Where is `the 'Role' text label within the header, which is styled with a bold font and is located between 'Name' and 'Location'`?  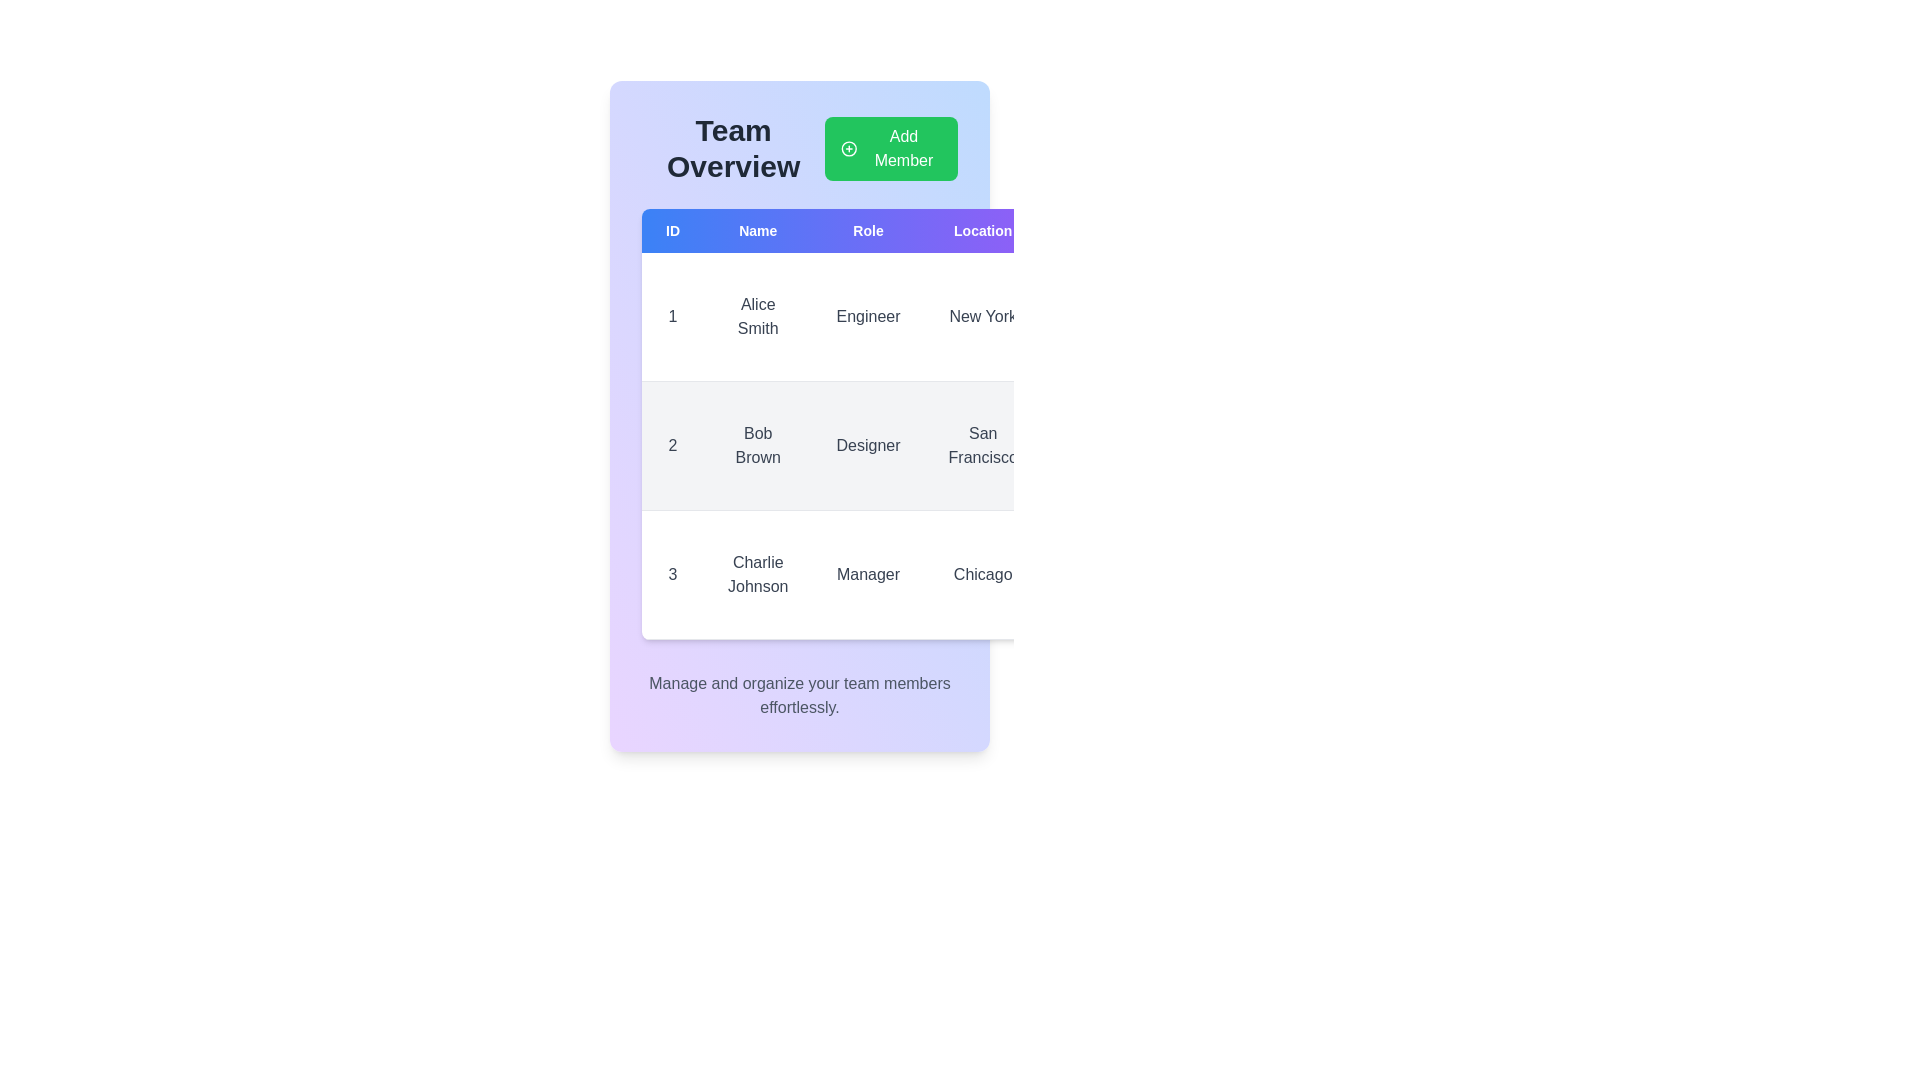 the 'Role' text label within the header, which is styled with a bold font and is located between 'Name' and 'Location' is located at coordinates (868, 230).